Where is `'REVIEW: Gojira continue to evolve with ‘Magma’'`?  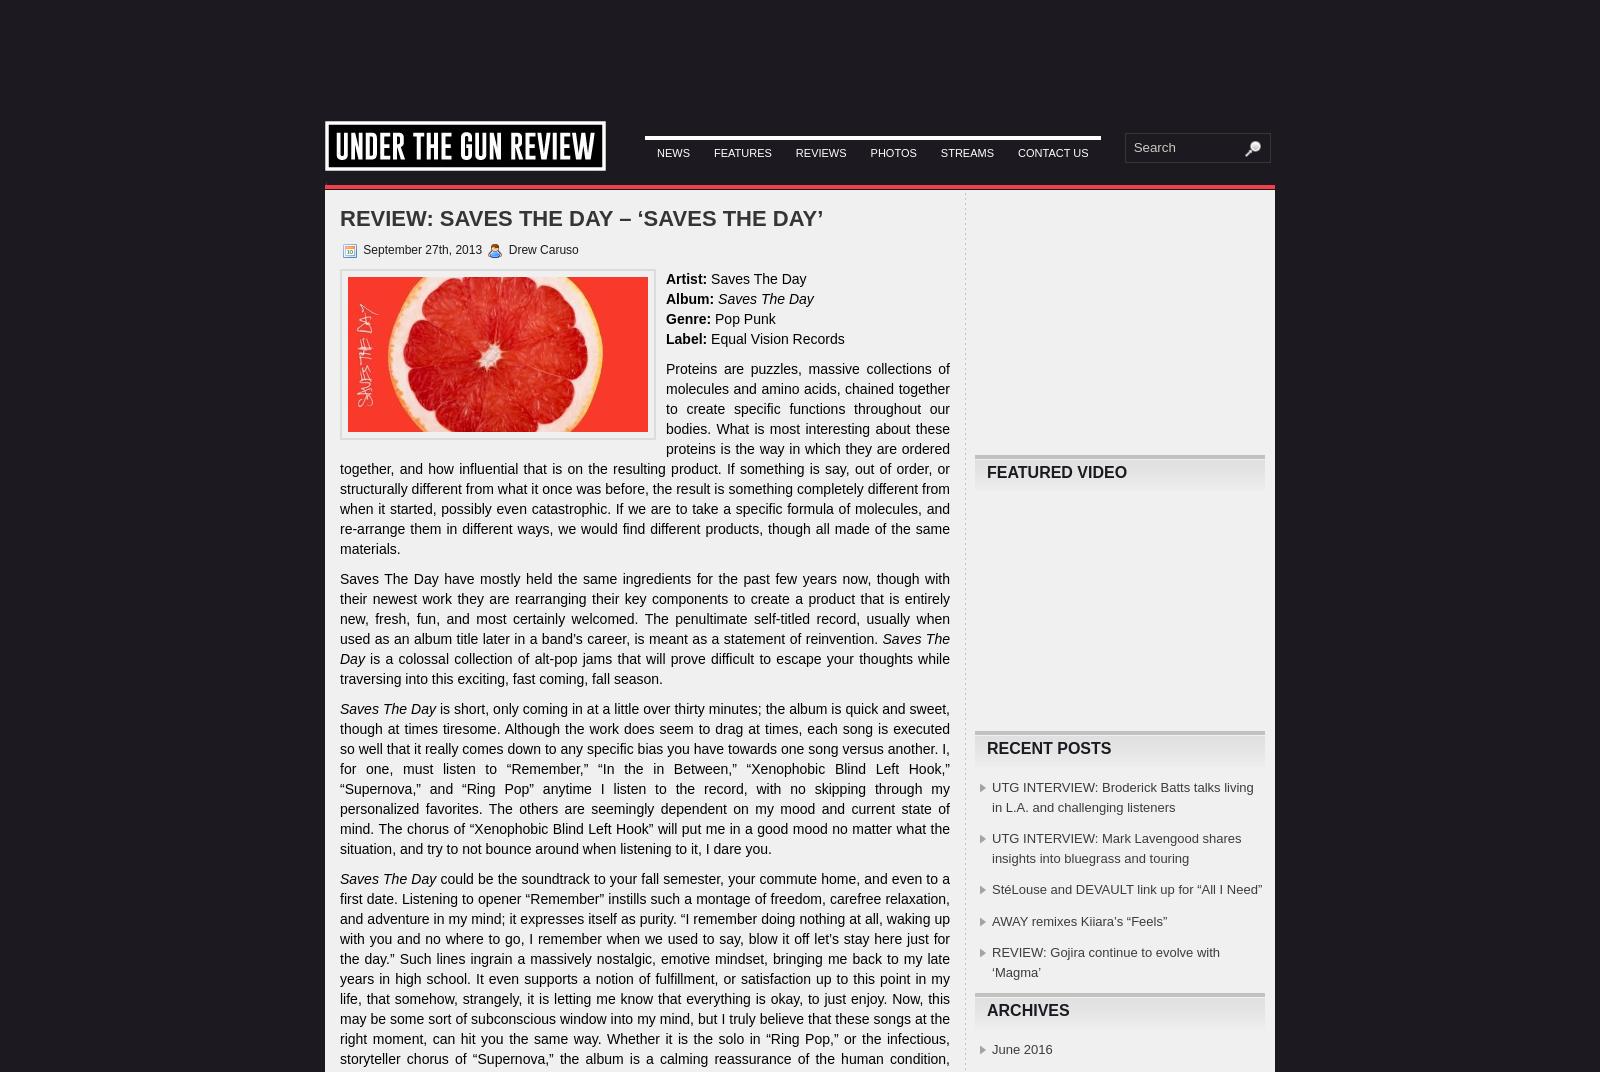 'REVIEW: Gojira continue to evolve with ‘Magma’' is located at coordinates (1105, 961).